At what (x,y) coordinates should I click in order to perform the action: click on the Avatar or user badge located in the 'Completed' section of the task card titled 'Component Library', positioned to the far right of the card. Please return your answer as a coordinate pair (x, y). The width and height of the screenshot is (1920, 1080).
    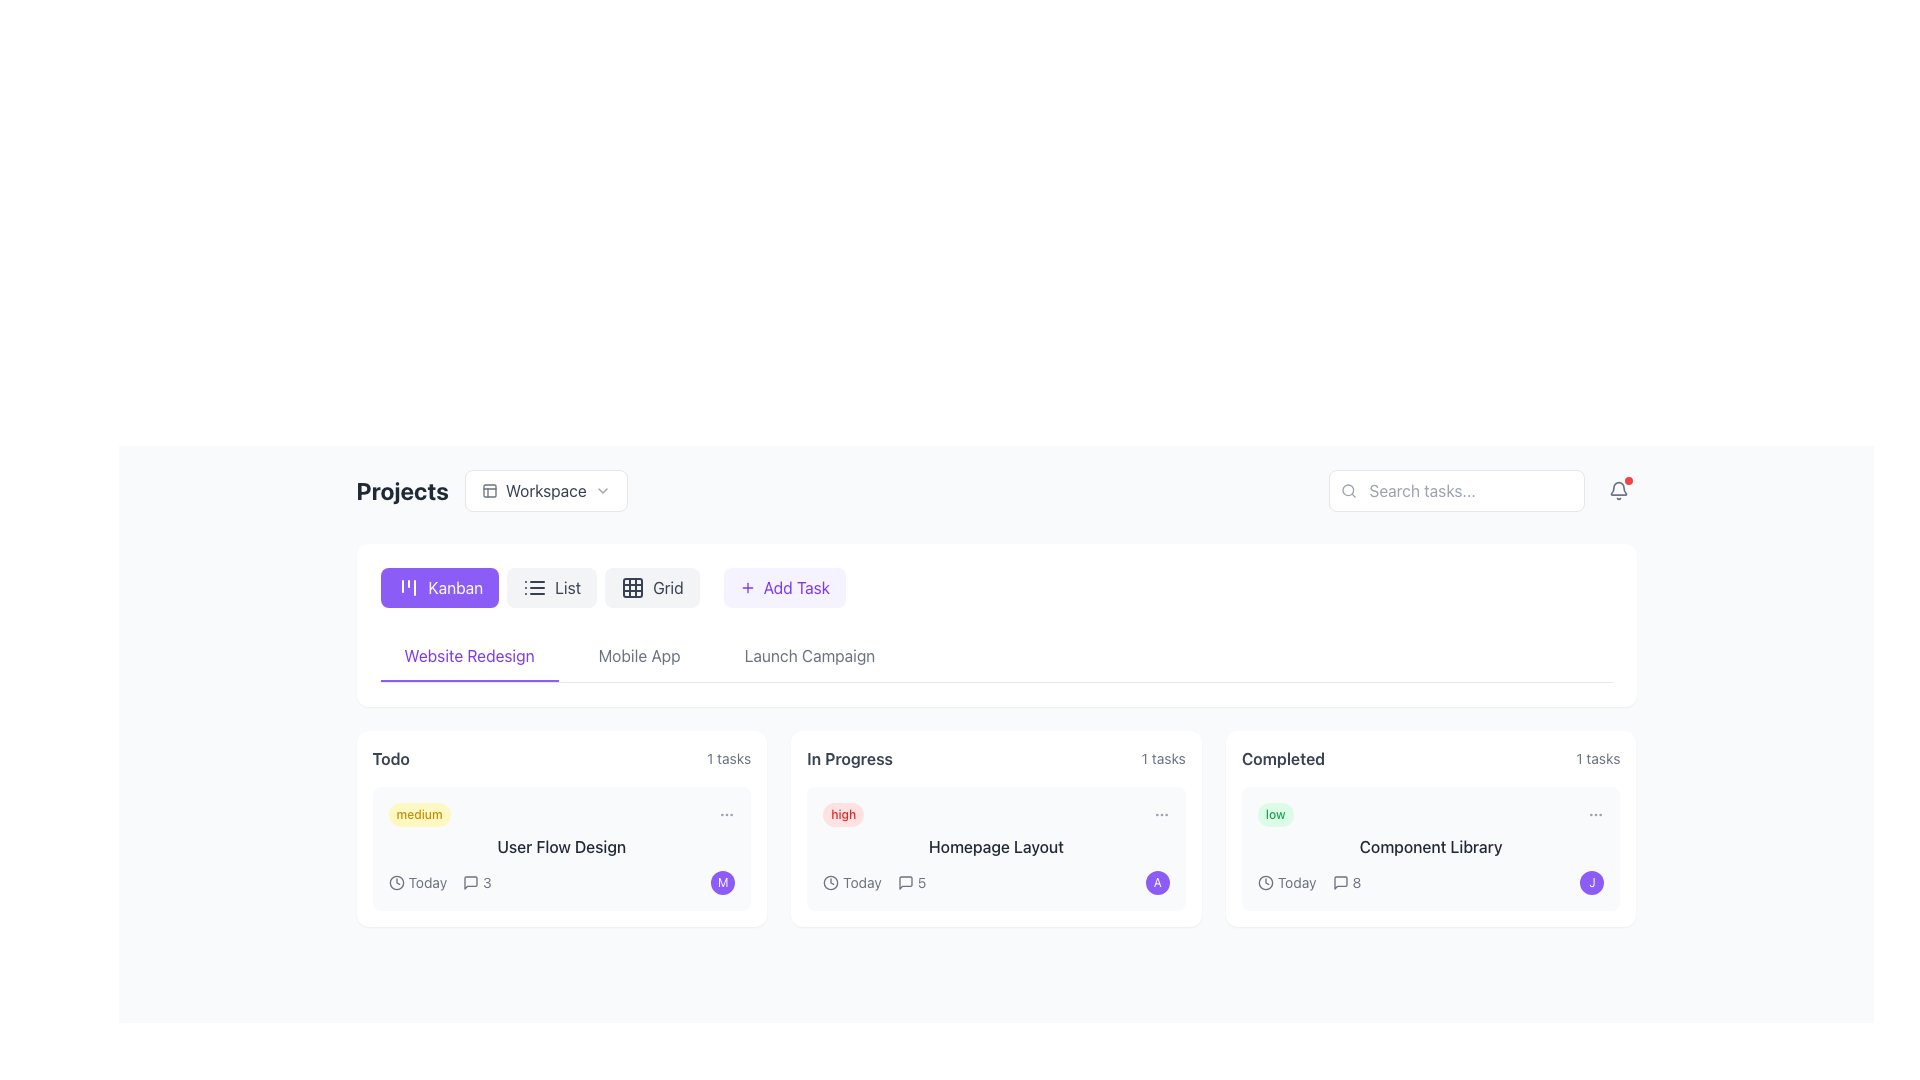
    Looking at the image, I should click on (1591, 882).